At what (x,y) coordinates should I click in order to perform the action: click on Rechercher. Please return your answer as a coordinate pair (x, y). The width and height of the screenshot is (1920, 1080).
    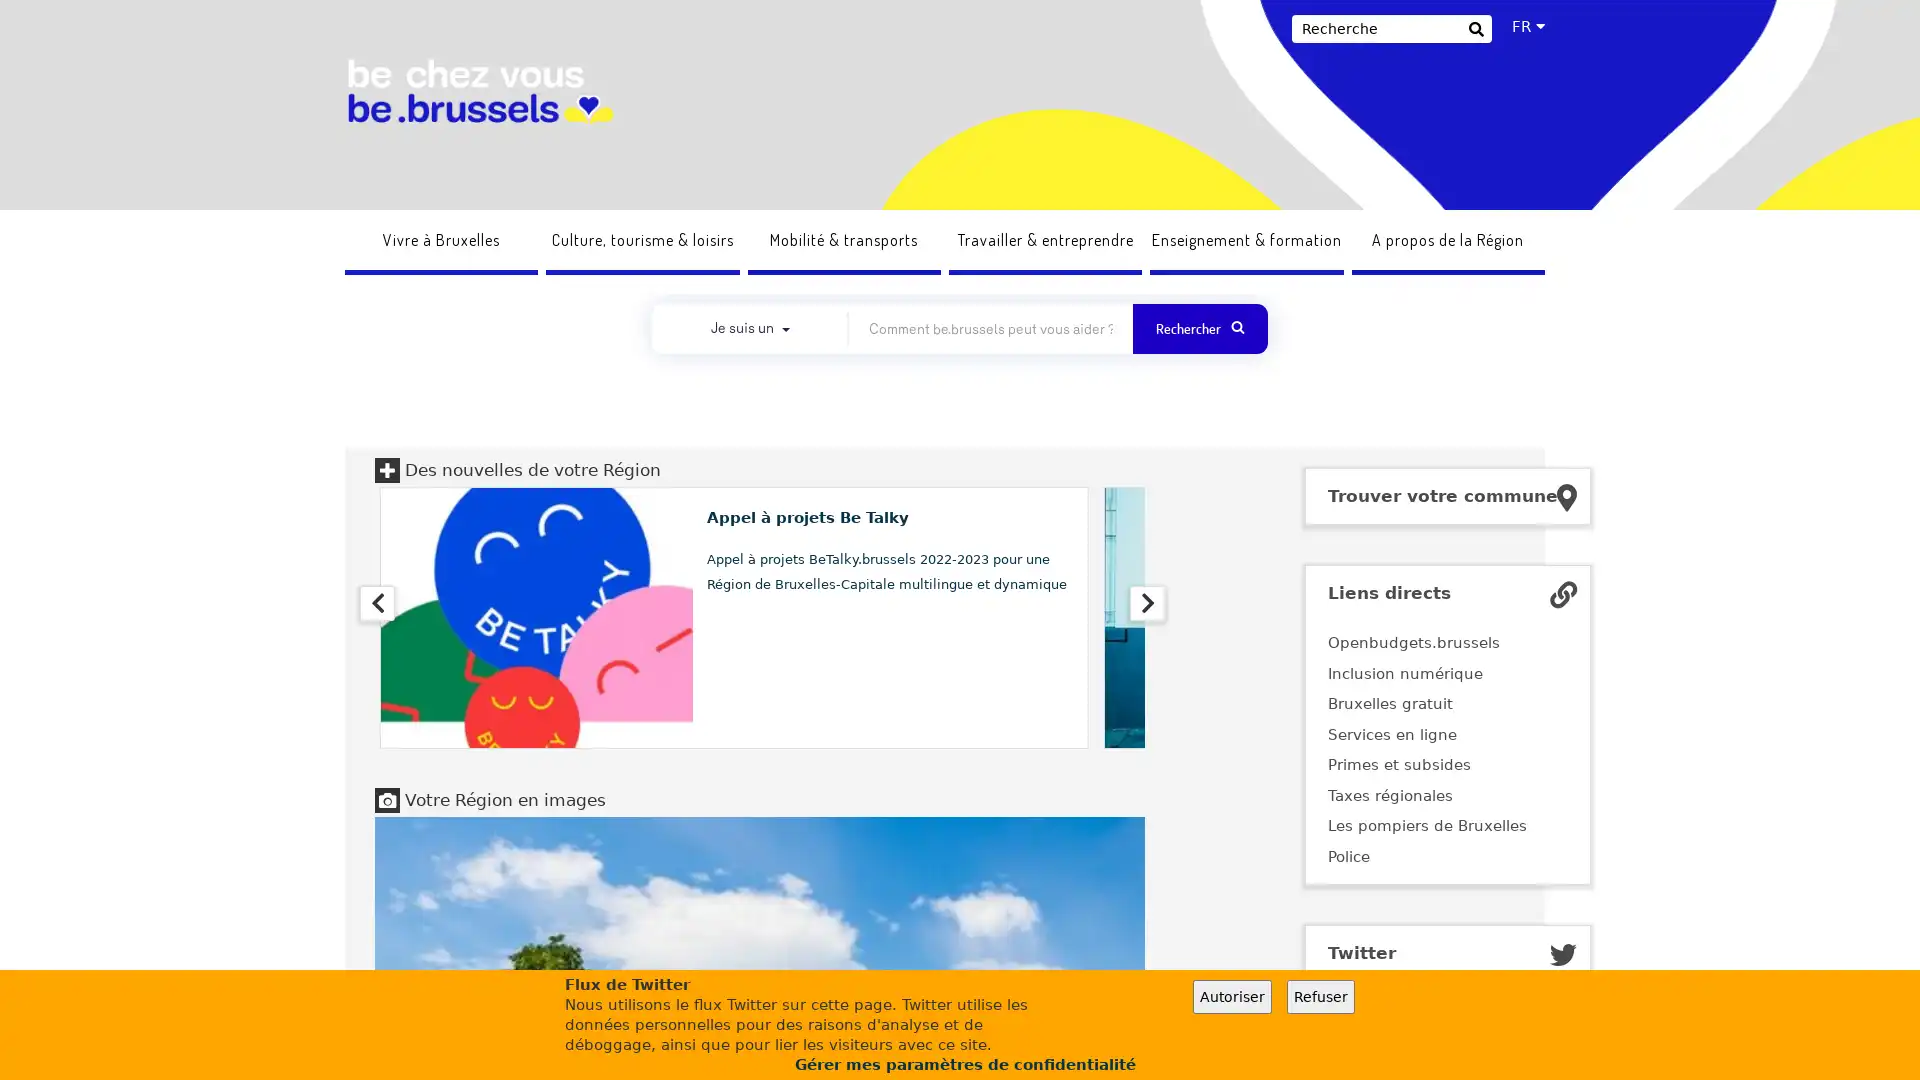
    Looking at the image, I should click on (1475, 31).